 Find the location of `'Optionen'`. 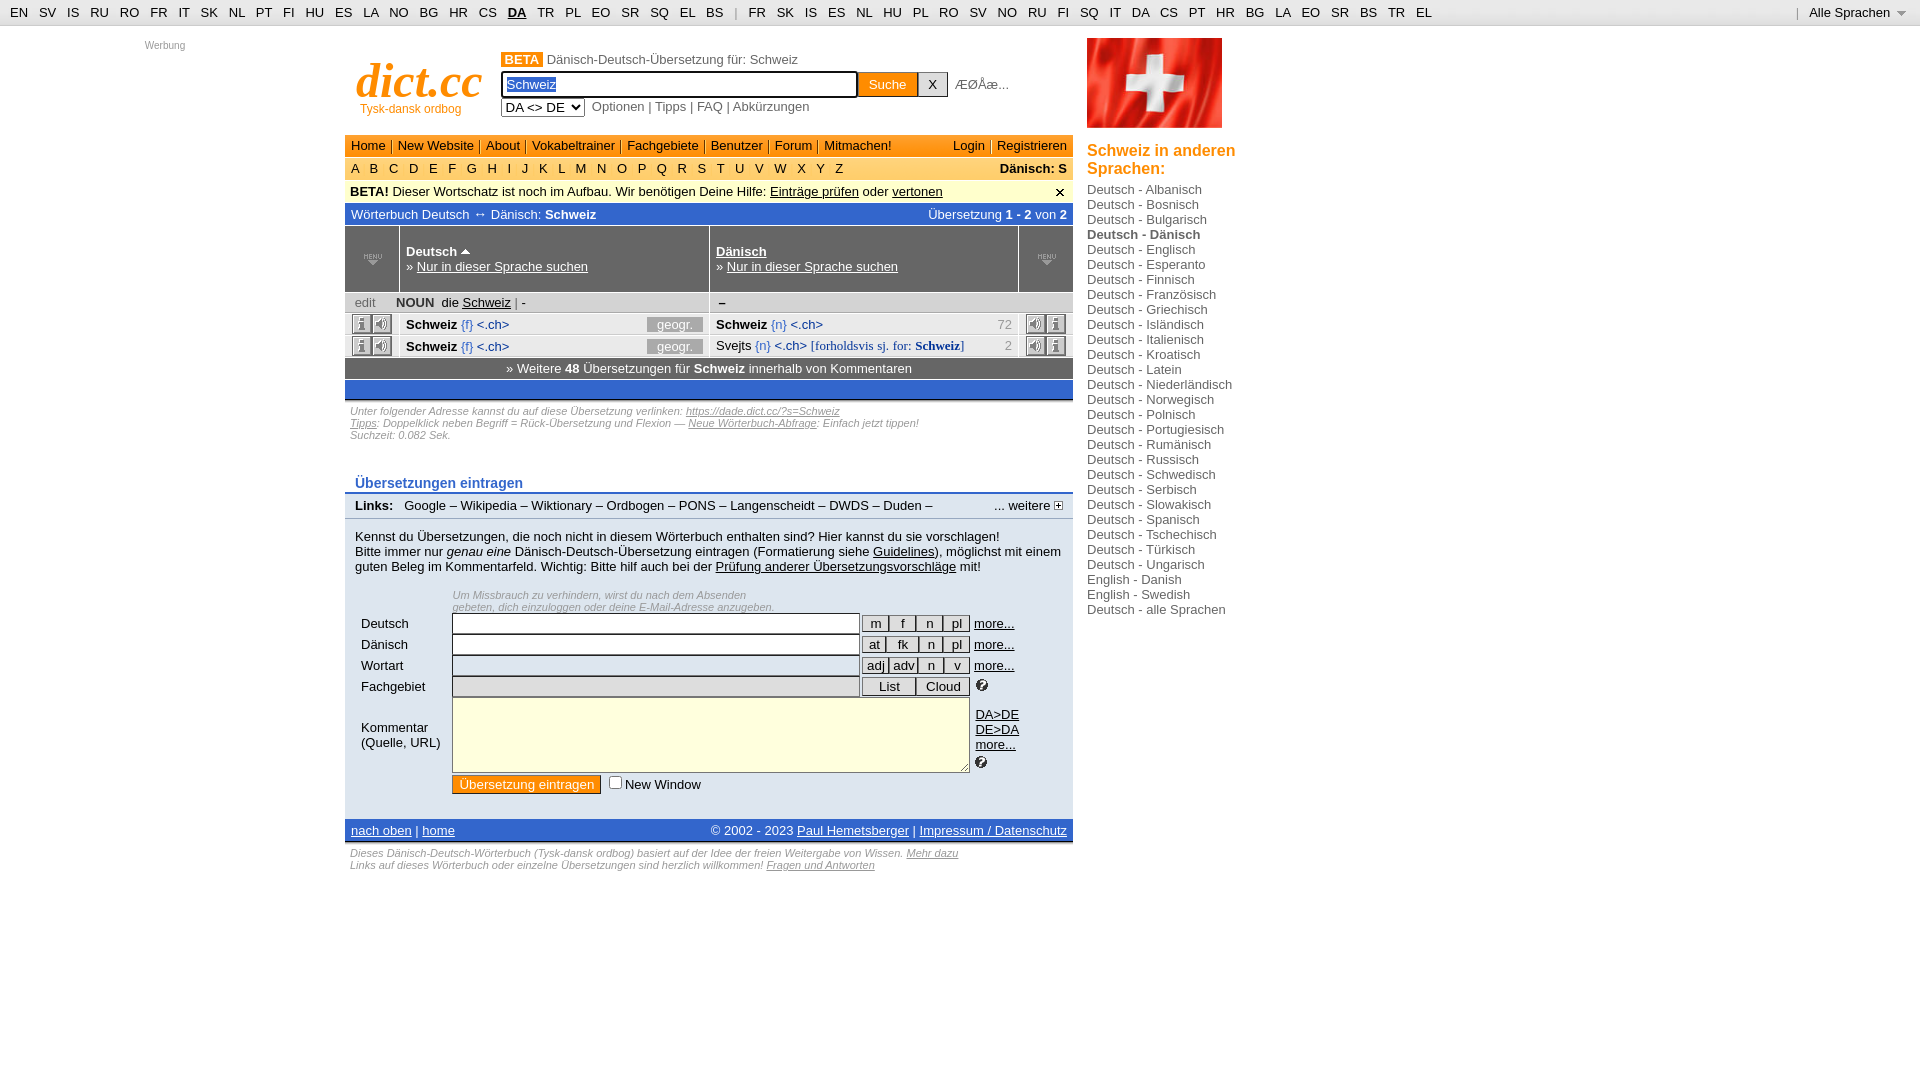

'Optionen' is located at coordinates (617, 106).